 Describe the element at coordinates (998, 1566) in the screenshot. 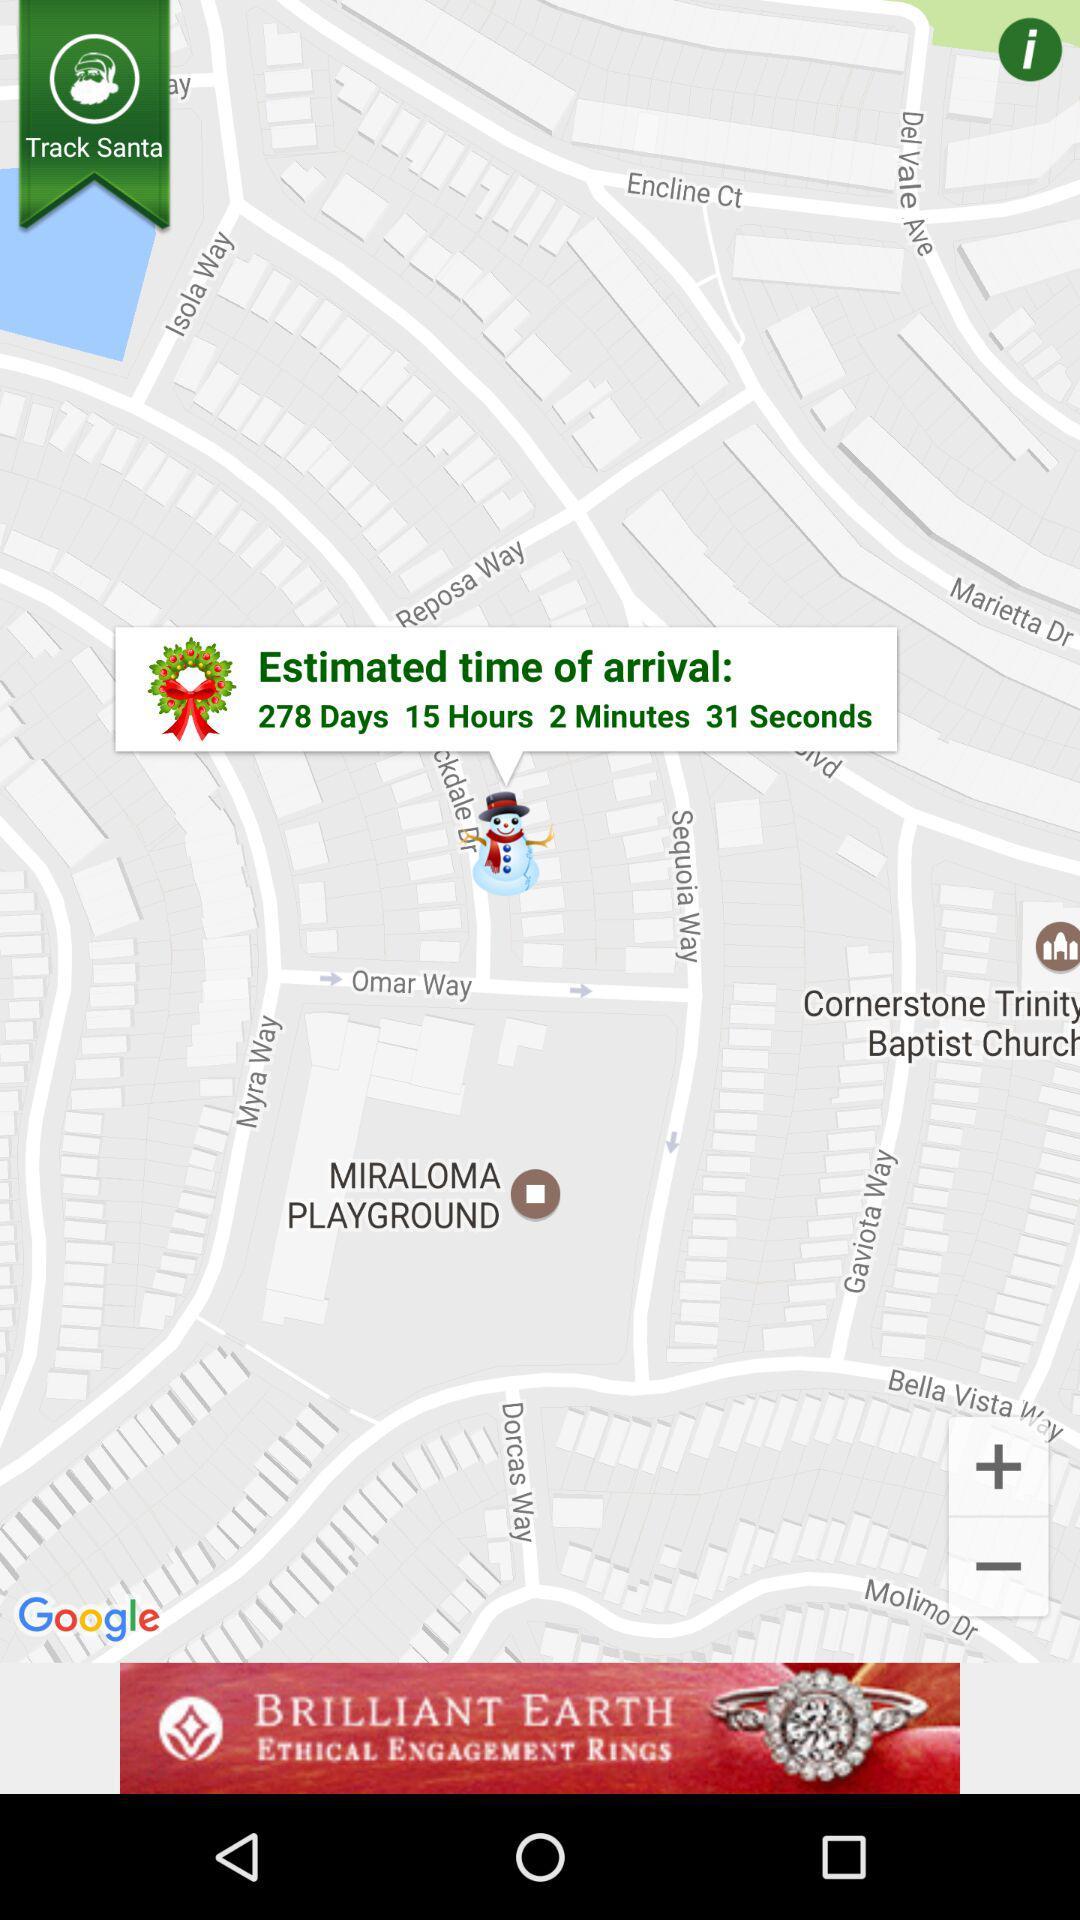

I see `the add icon` at that location.